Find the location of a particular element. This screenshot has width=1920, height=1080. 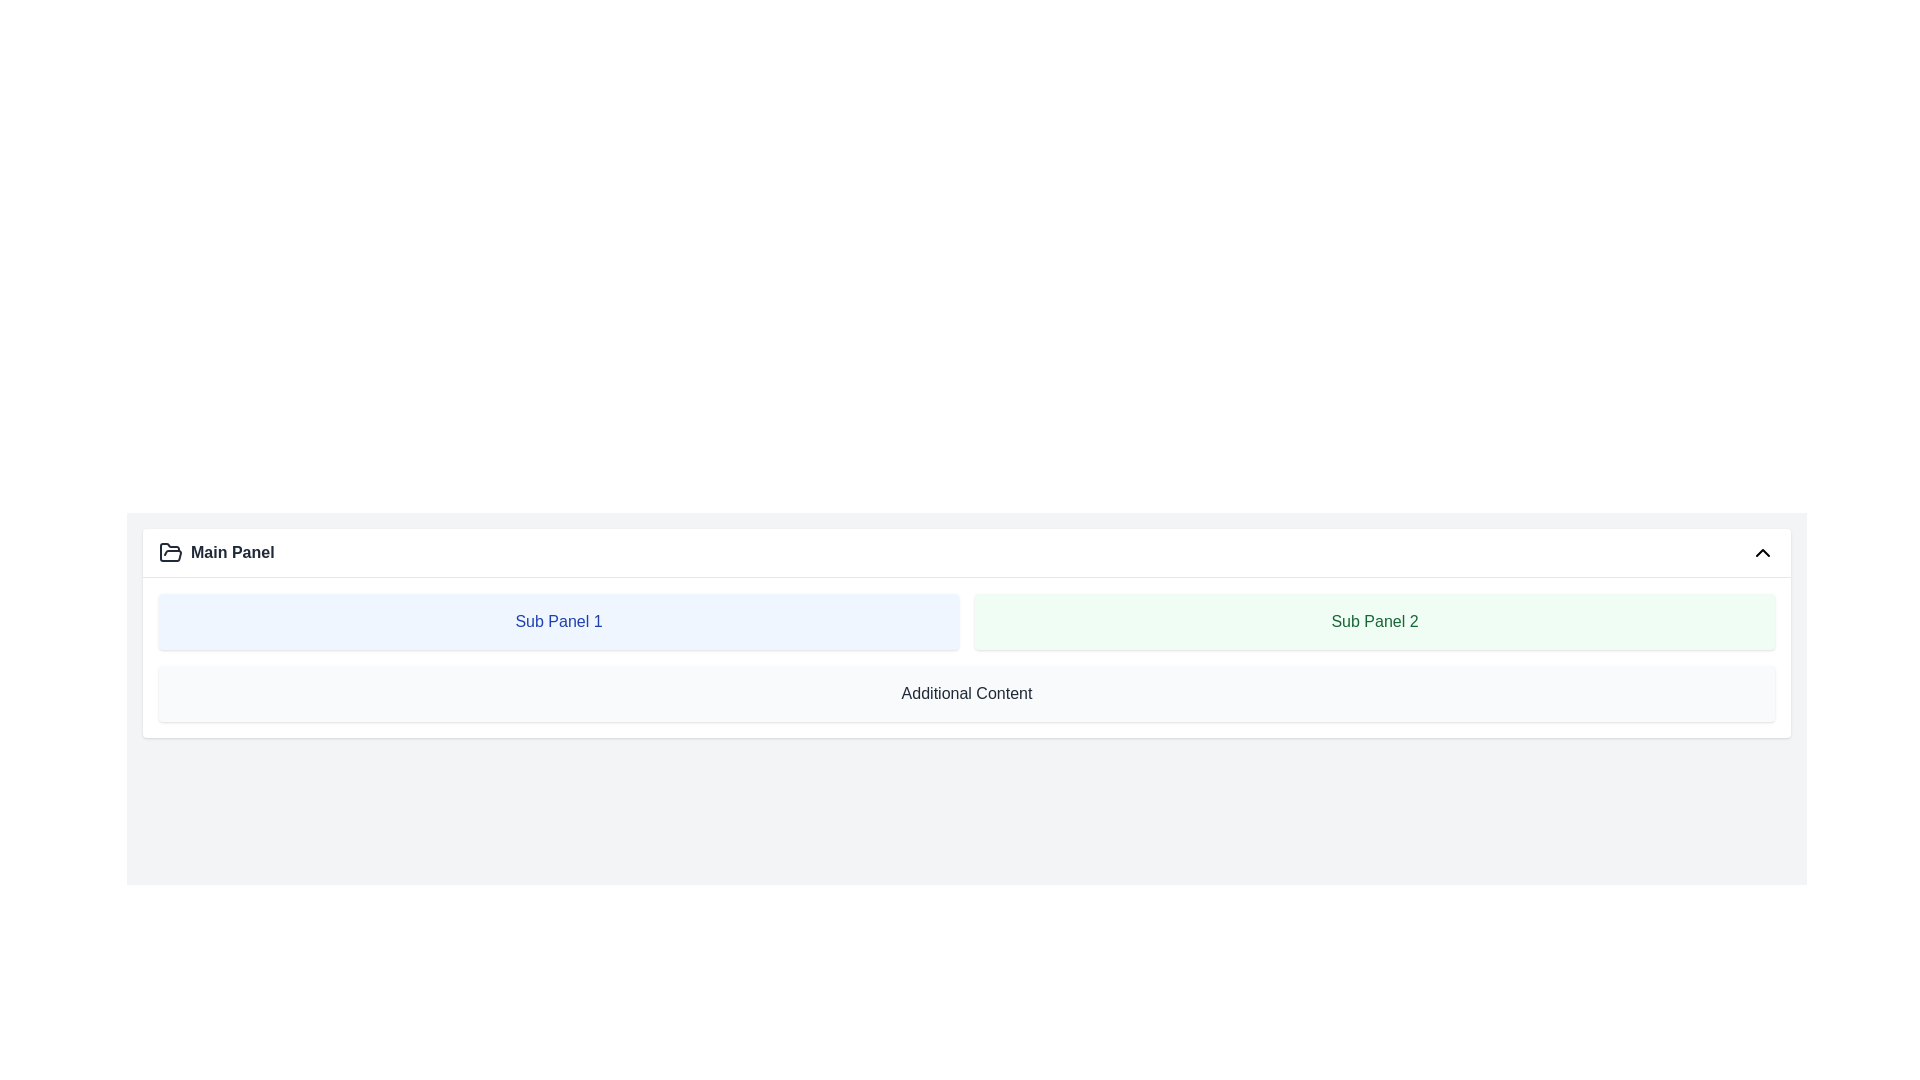

label that identifies the section in the top-left corner of the containing panel is located at coordinates (216, 552).